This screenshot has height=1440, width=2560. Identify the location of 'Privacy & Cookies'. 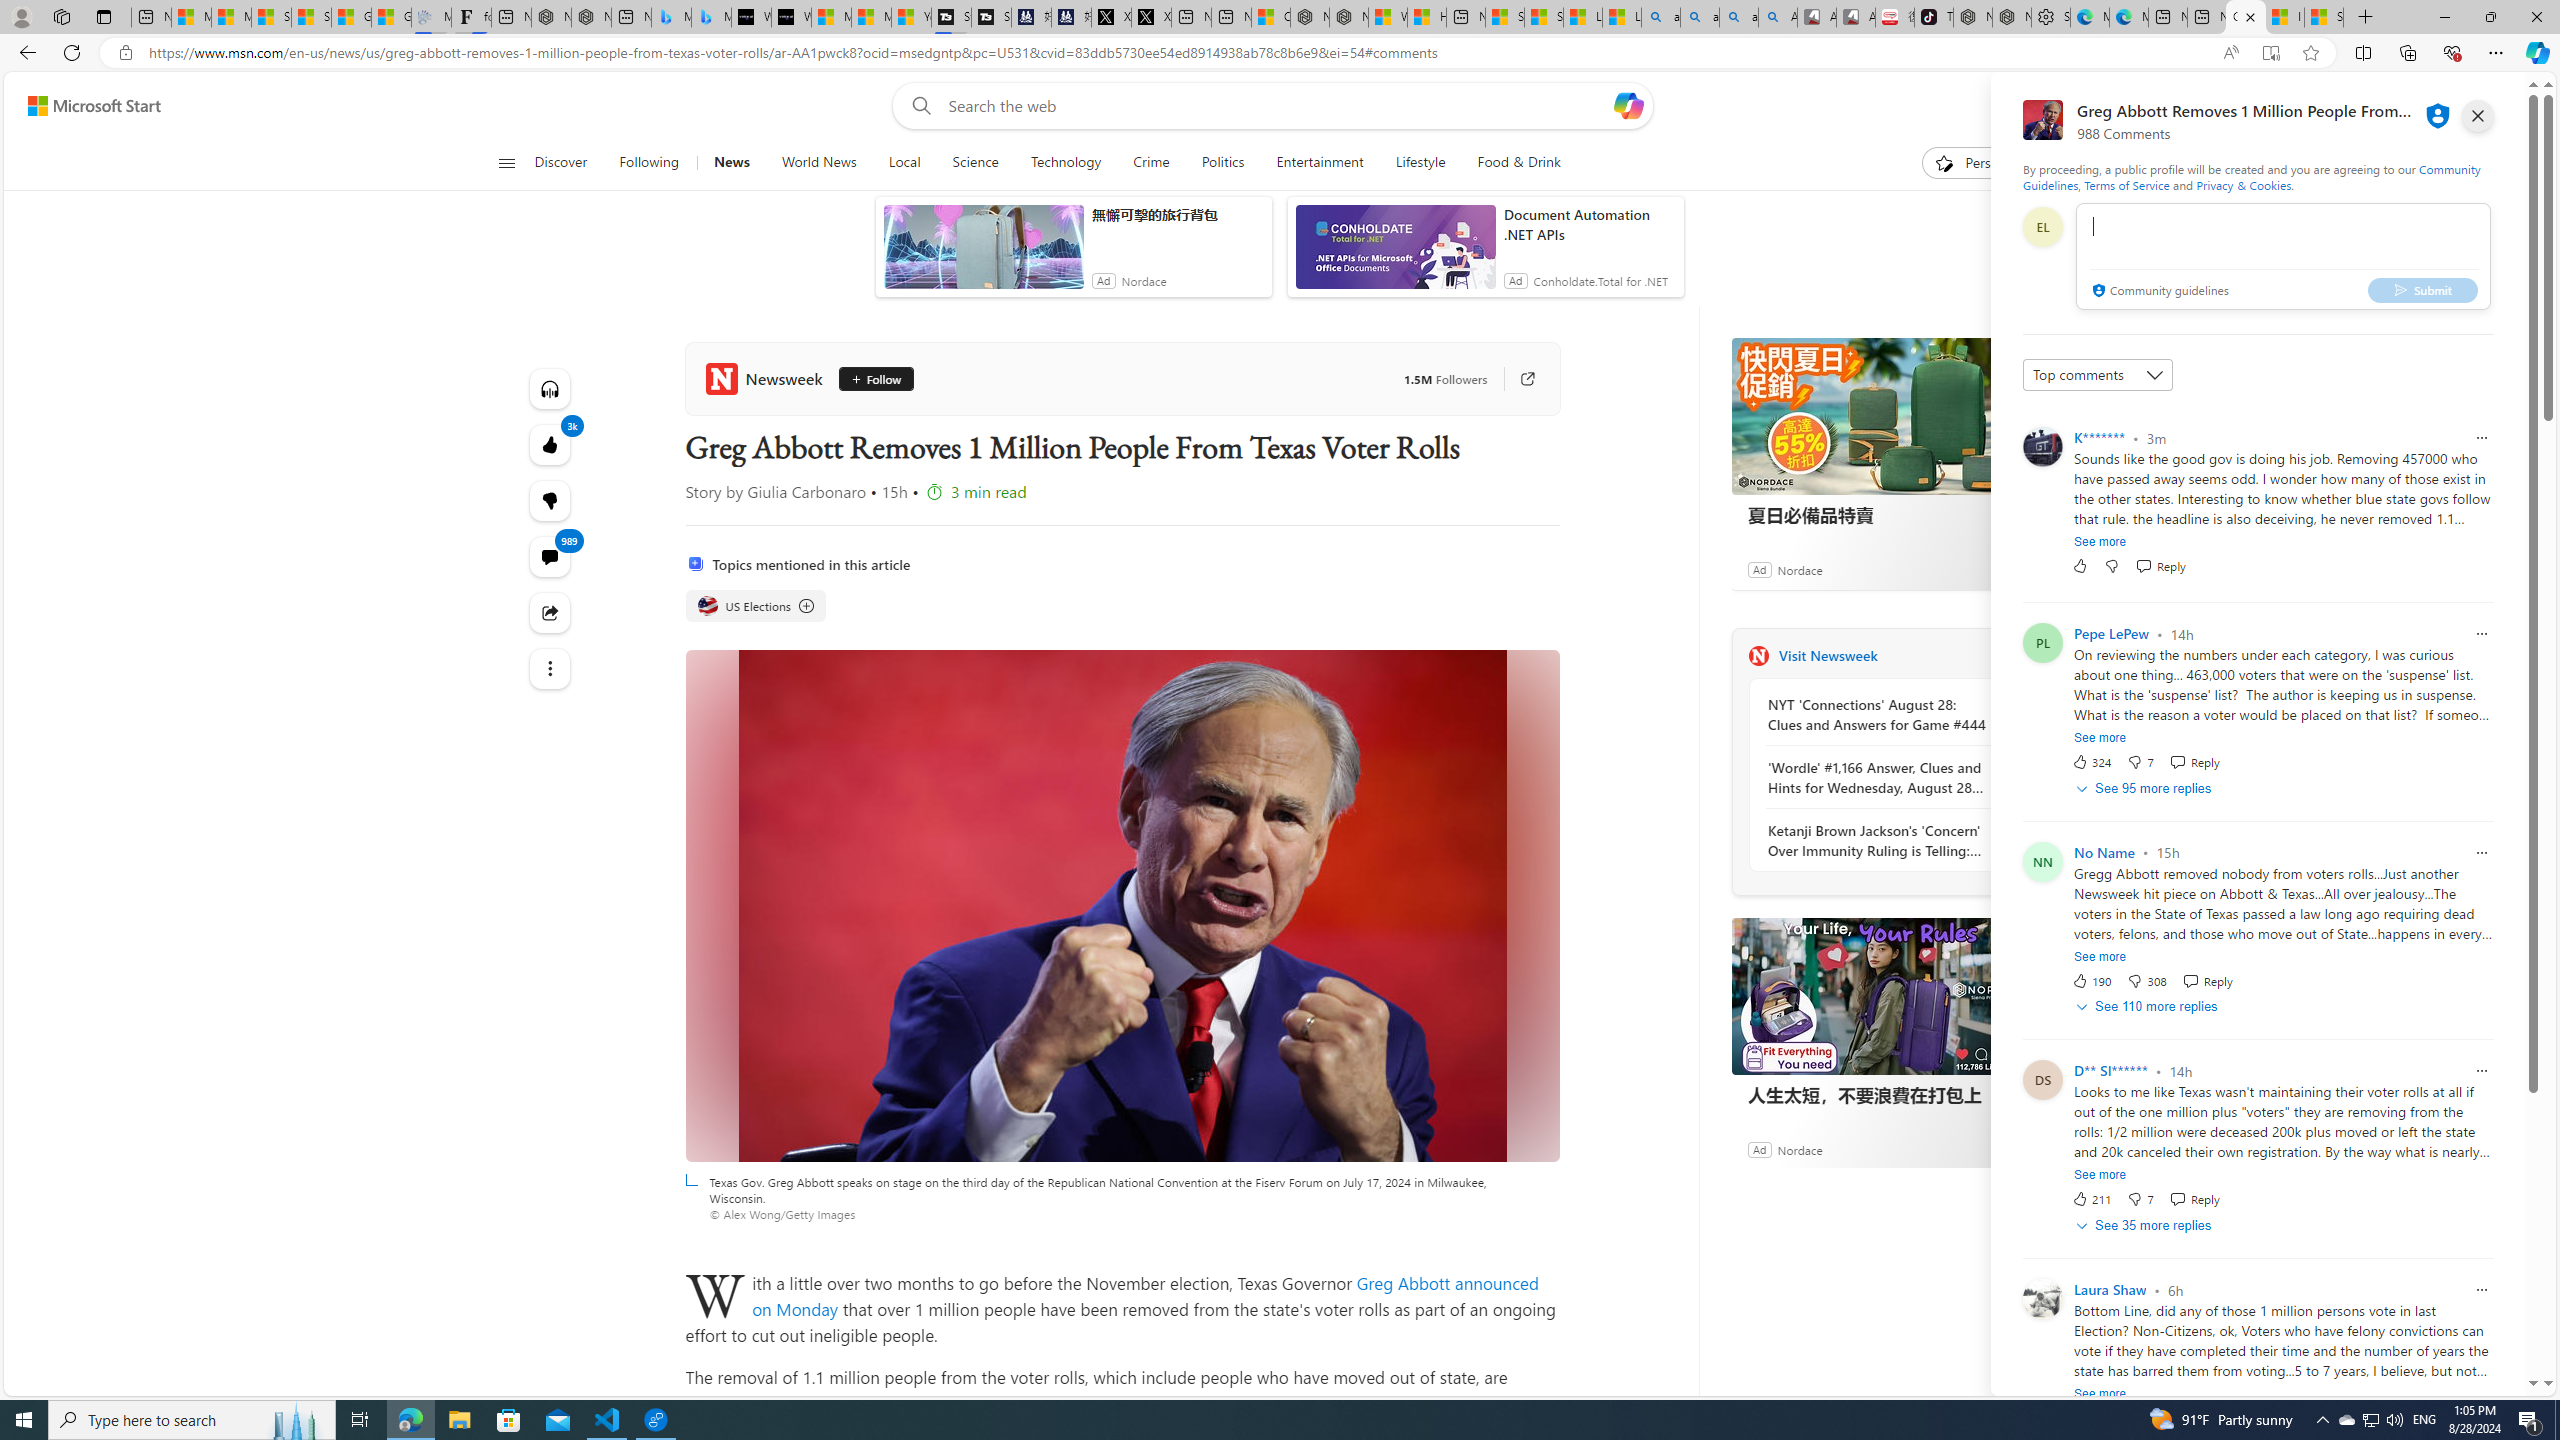
(2242, 184).